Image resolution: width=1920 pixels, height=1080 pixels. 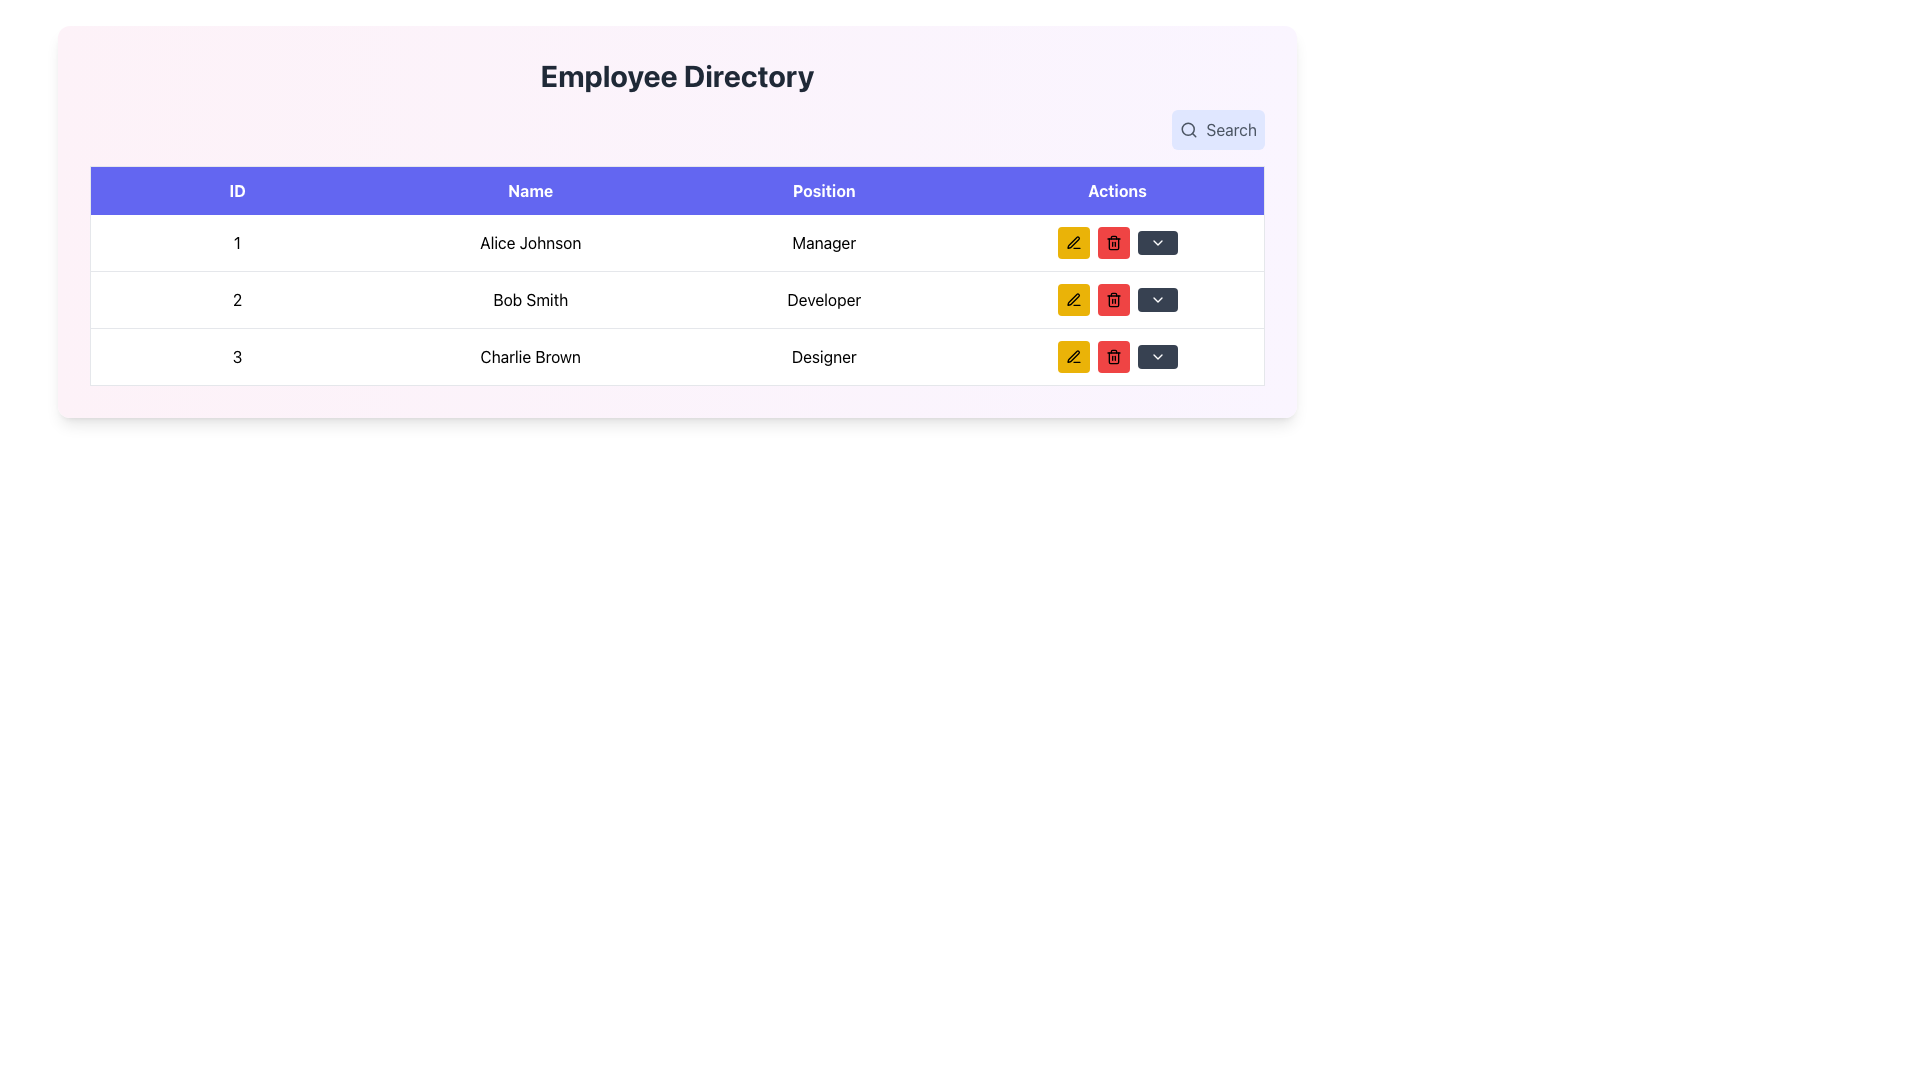 What do you see at coordinates (1188, 129) in the screenshot?
I see `the SVG Circle that is part of the magnifying glass icon located in the top-right corner of the interface, next to the 'Search' button` at bounding box center [1188, 129].